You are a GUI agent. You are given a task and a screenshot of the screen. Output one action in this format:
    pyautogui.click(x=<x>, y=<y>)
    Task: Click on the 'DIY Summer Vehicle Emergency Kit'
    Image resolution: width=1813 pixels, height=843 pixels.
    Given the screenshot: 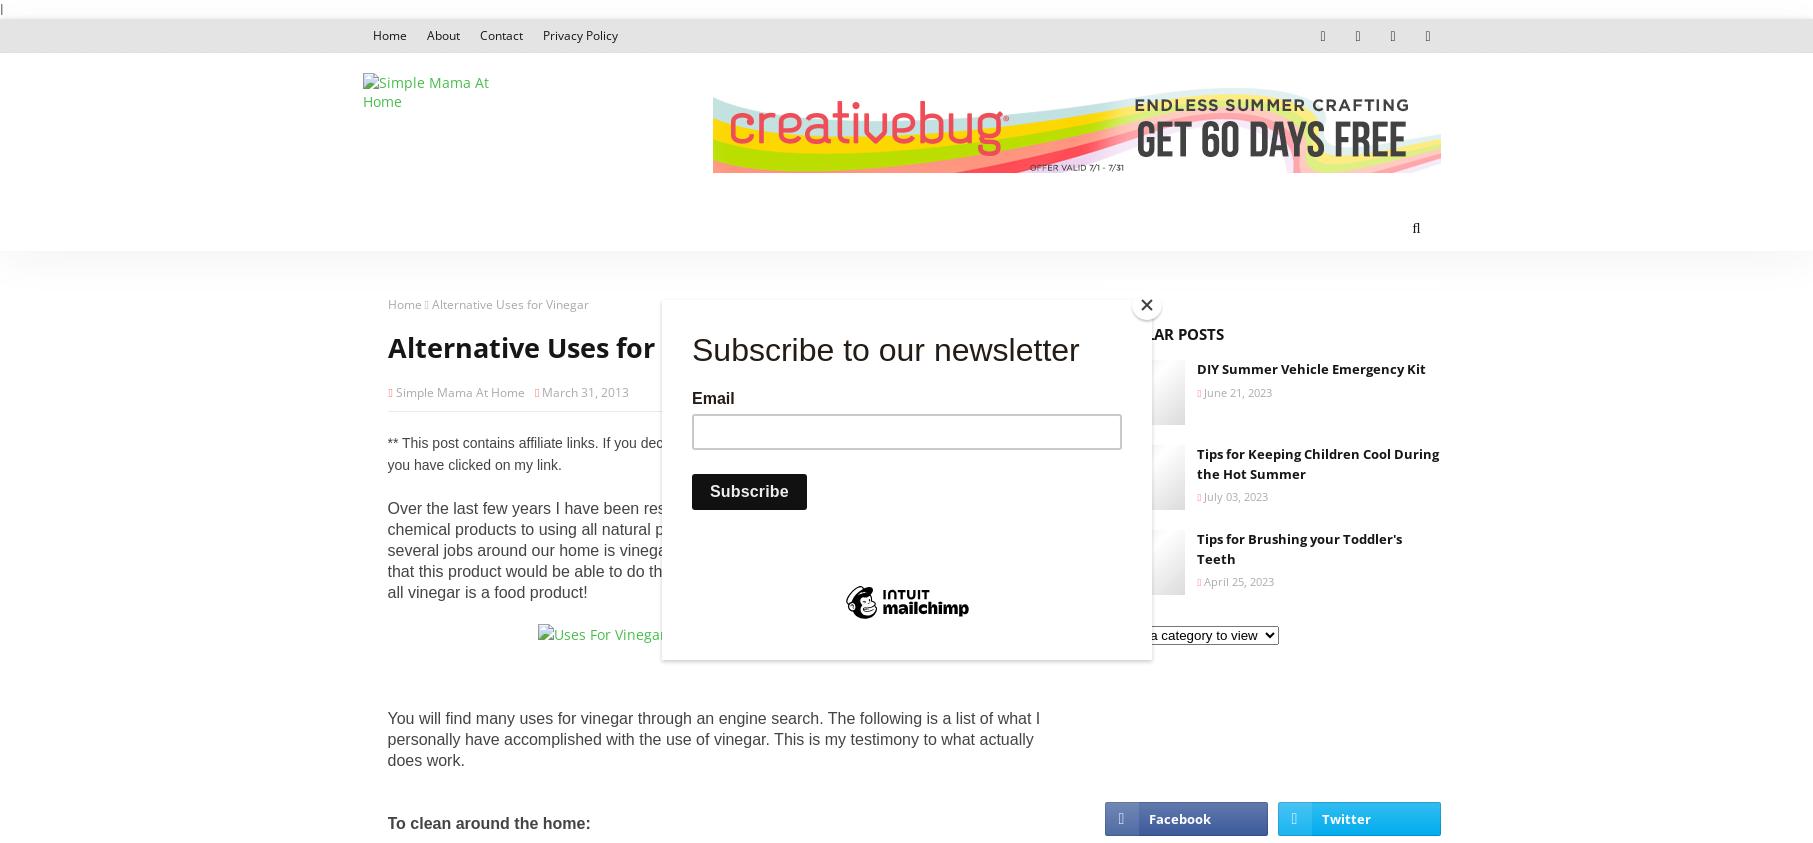 What is the action you would take?
    pyautogui.click(x=1310, y=367)
    